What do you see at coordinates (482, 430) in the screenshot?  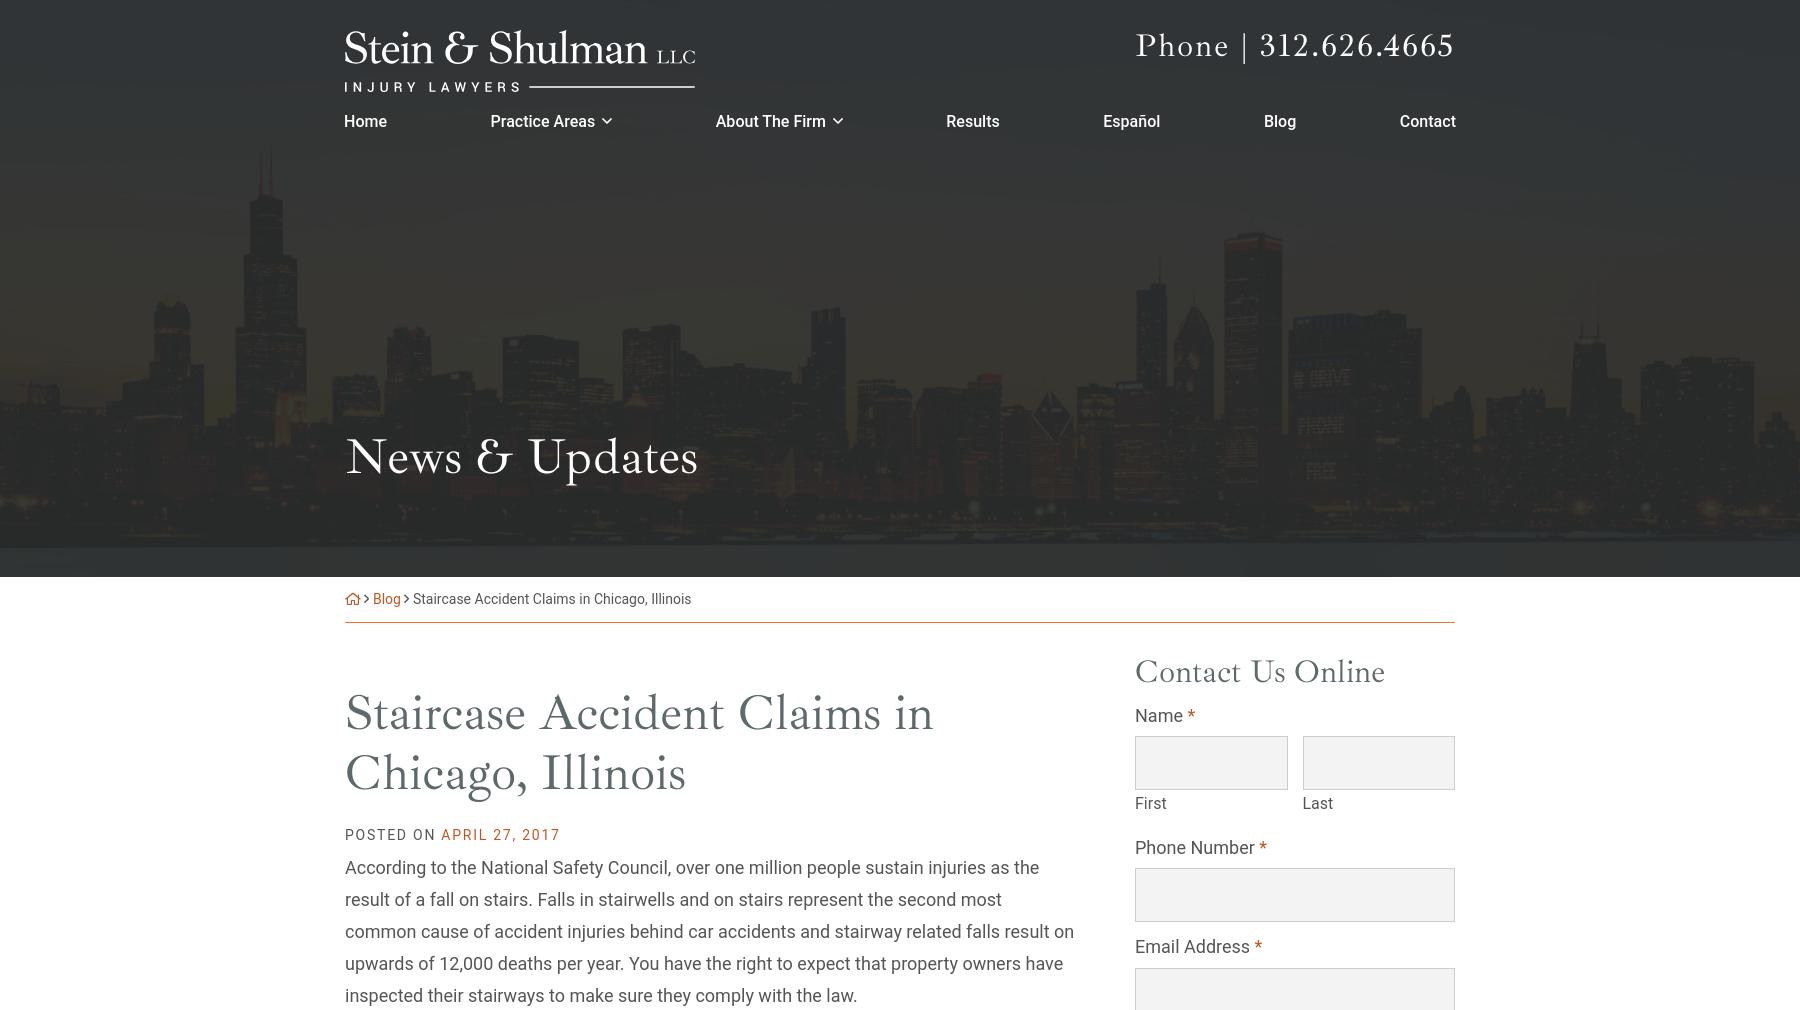 I see `'Personal Injury'` at bounding box center [482, 430].